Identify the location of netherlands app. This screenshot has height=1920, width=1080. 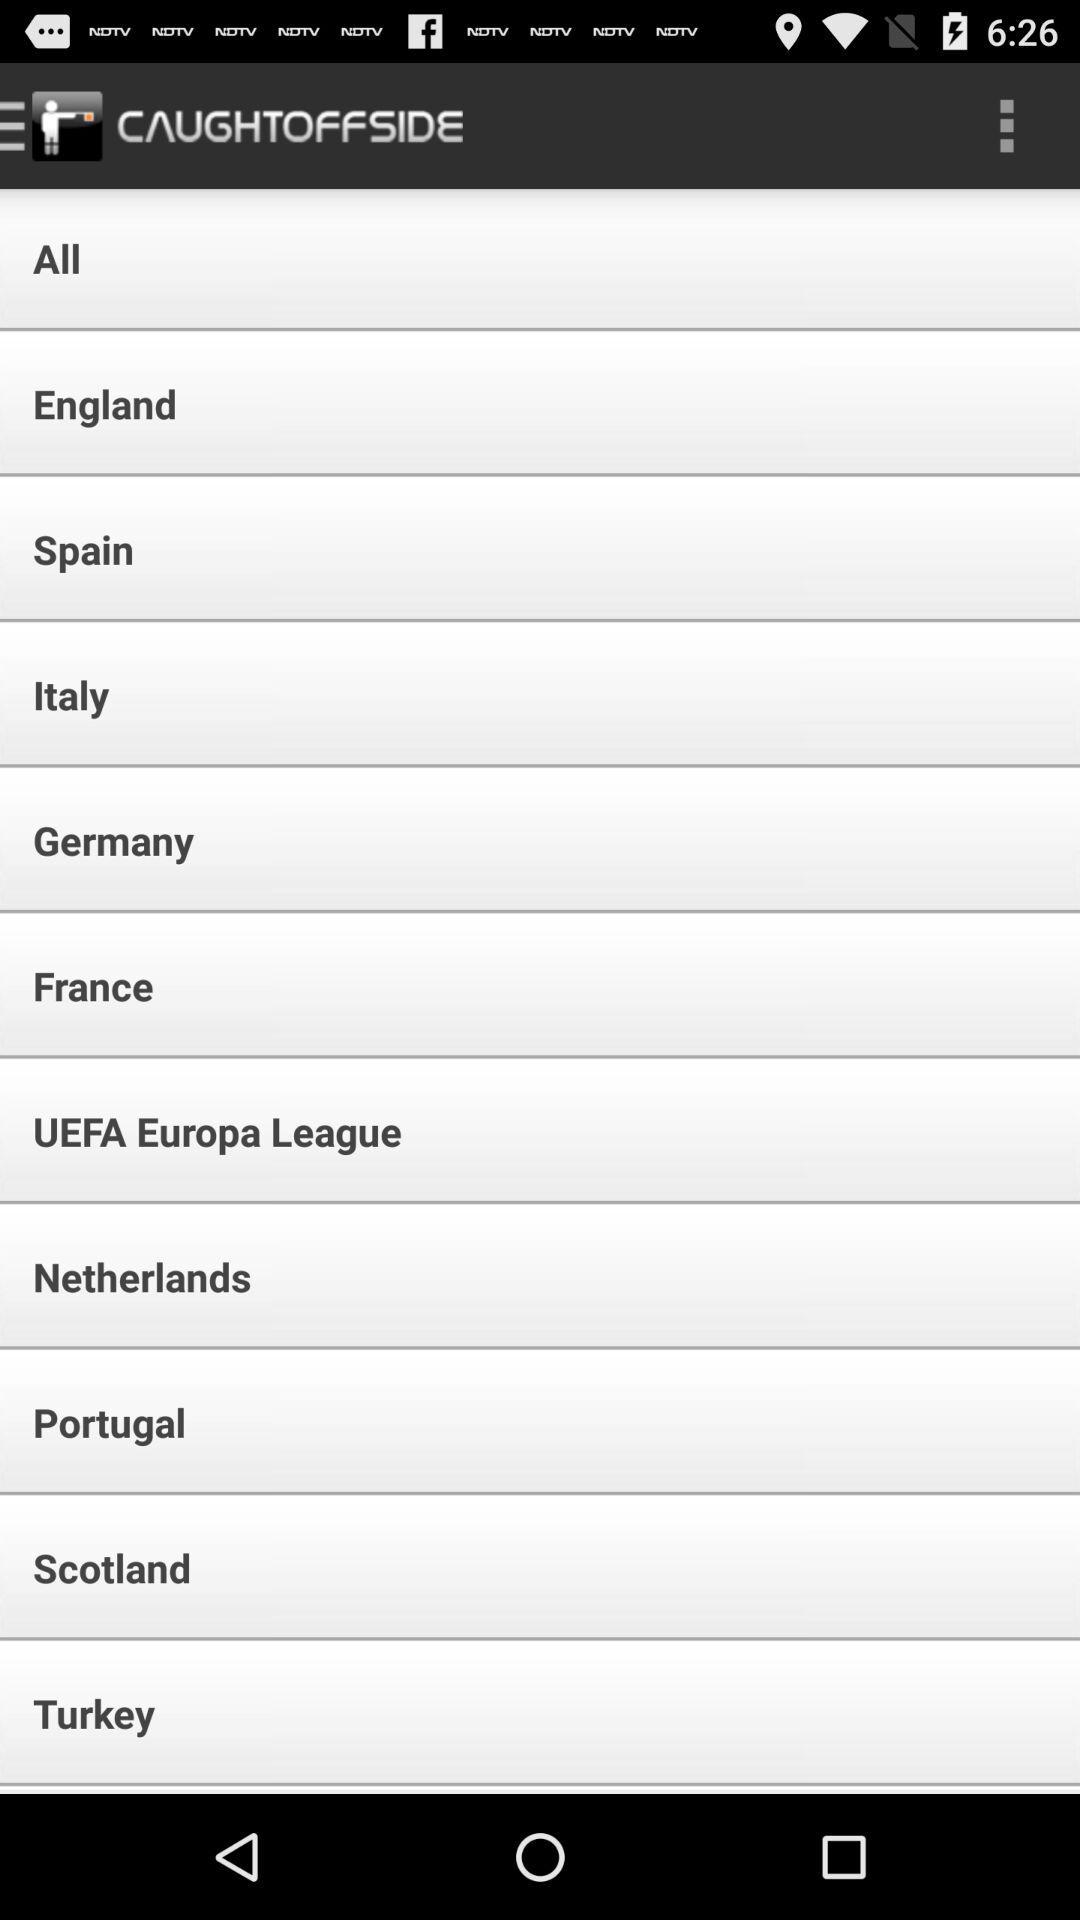
(128, 1275).